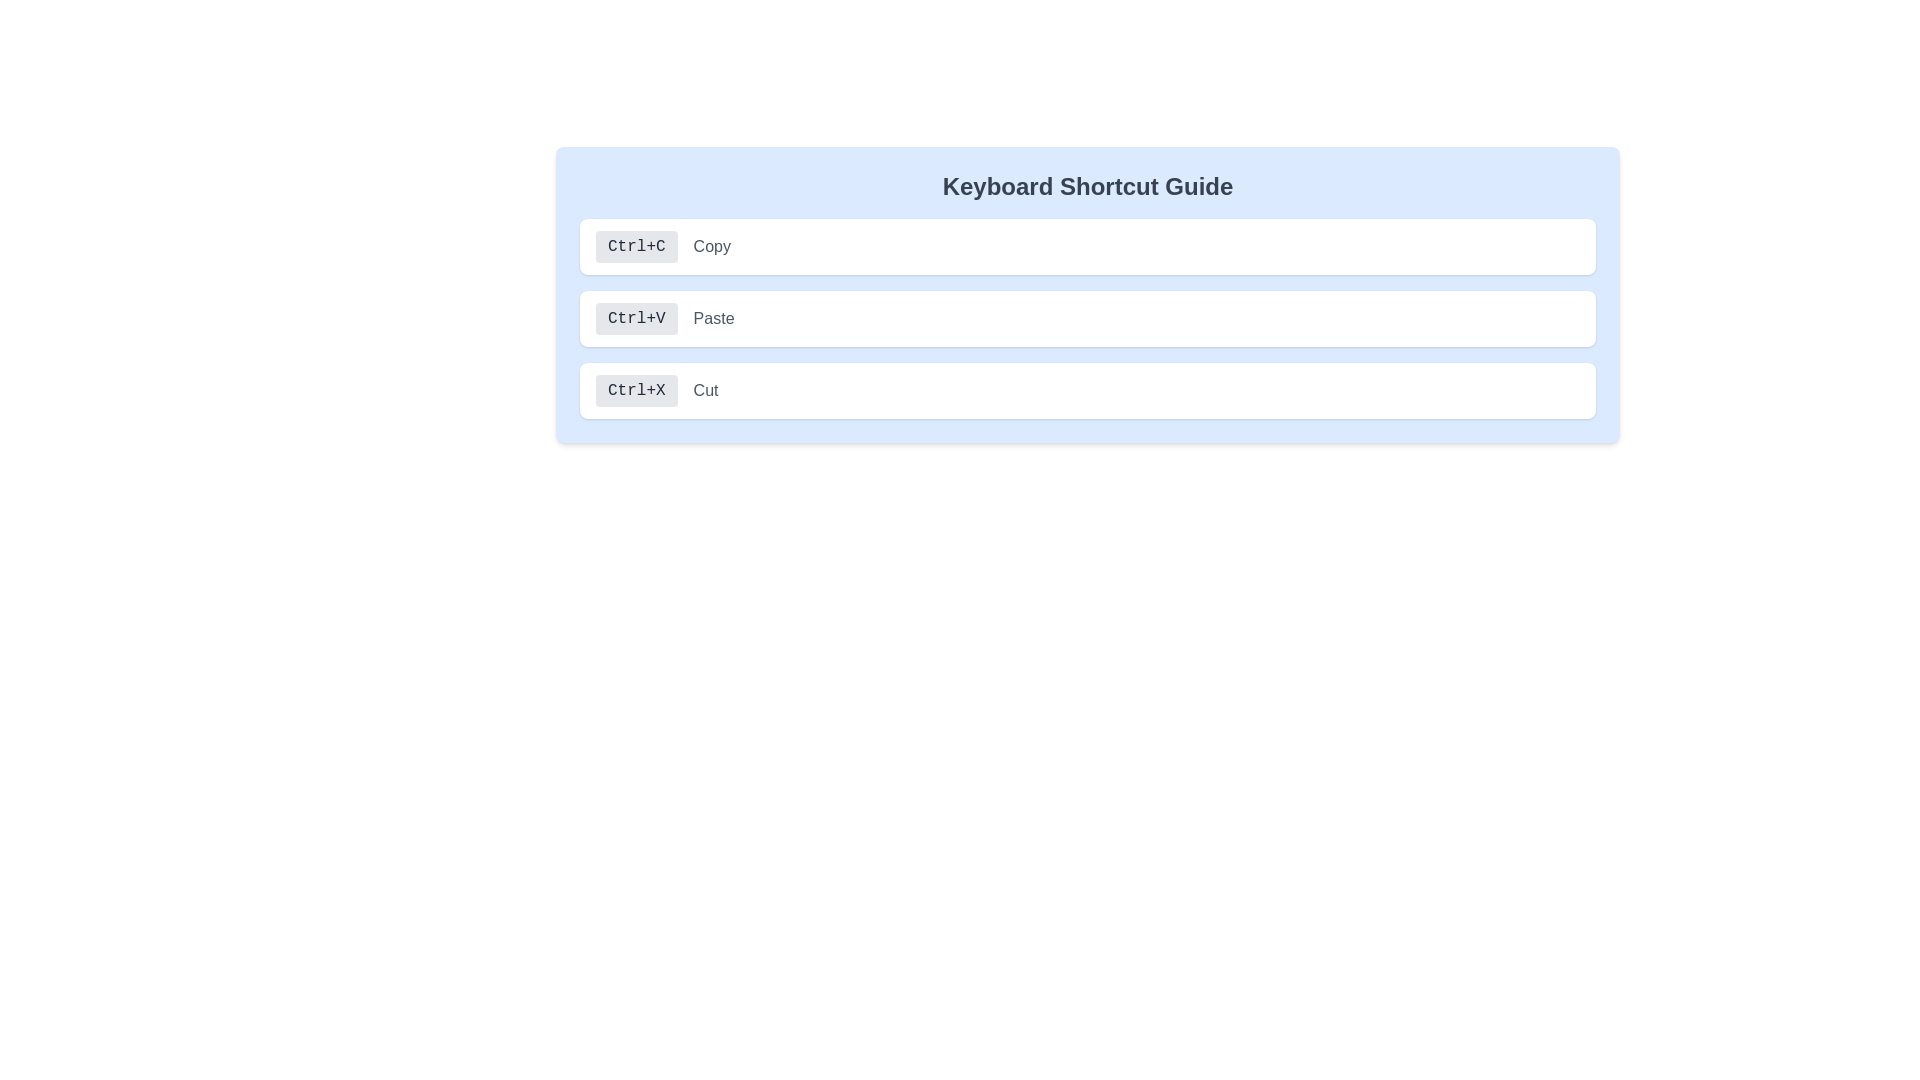 The height and width of the screenshot is (1080, 1920). What do you see at coordinates (705, 390) in the screenshot?
I see `the text snippet displaying 'Cut' with gray color located to the right of 'Ctrl+X' in the 'Keyboard Shortcut Guide' panel` at bounding box center [705, 390].